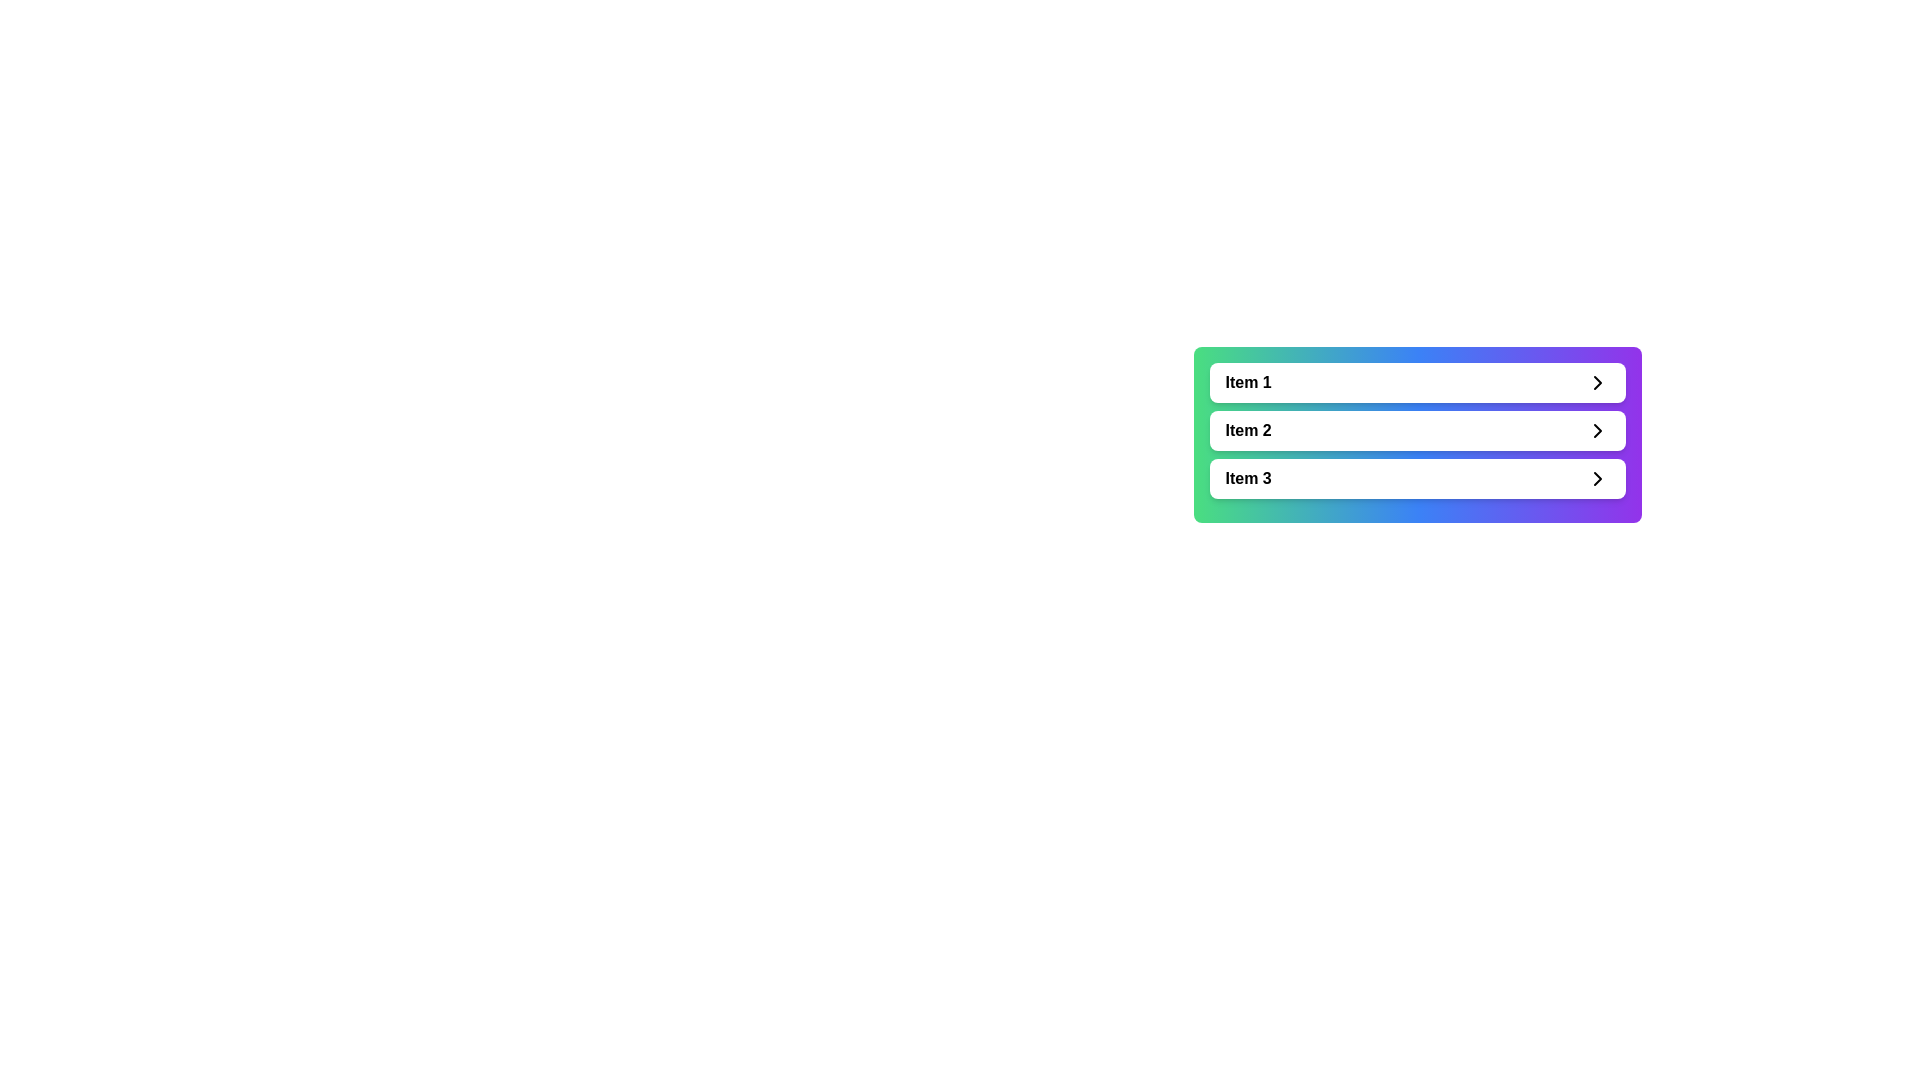 The height and width of the screenshot is (1080, 1920). Describe the element at coordinates (1596, 382) in the screenshot. I see `the right-facing chevron icon with a black stroke located on the right side of 'Item 1' to initiate navigation or interaction` at that location.